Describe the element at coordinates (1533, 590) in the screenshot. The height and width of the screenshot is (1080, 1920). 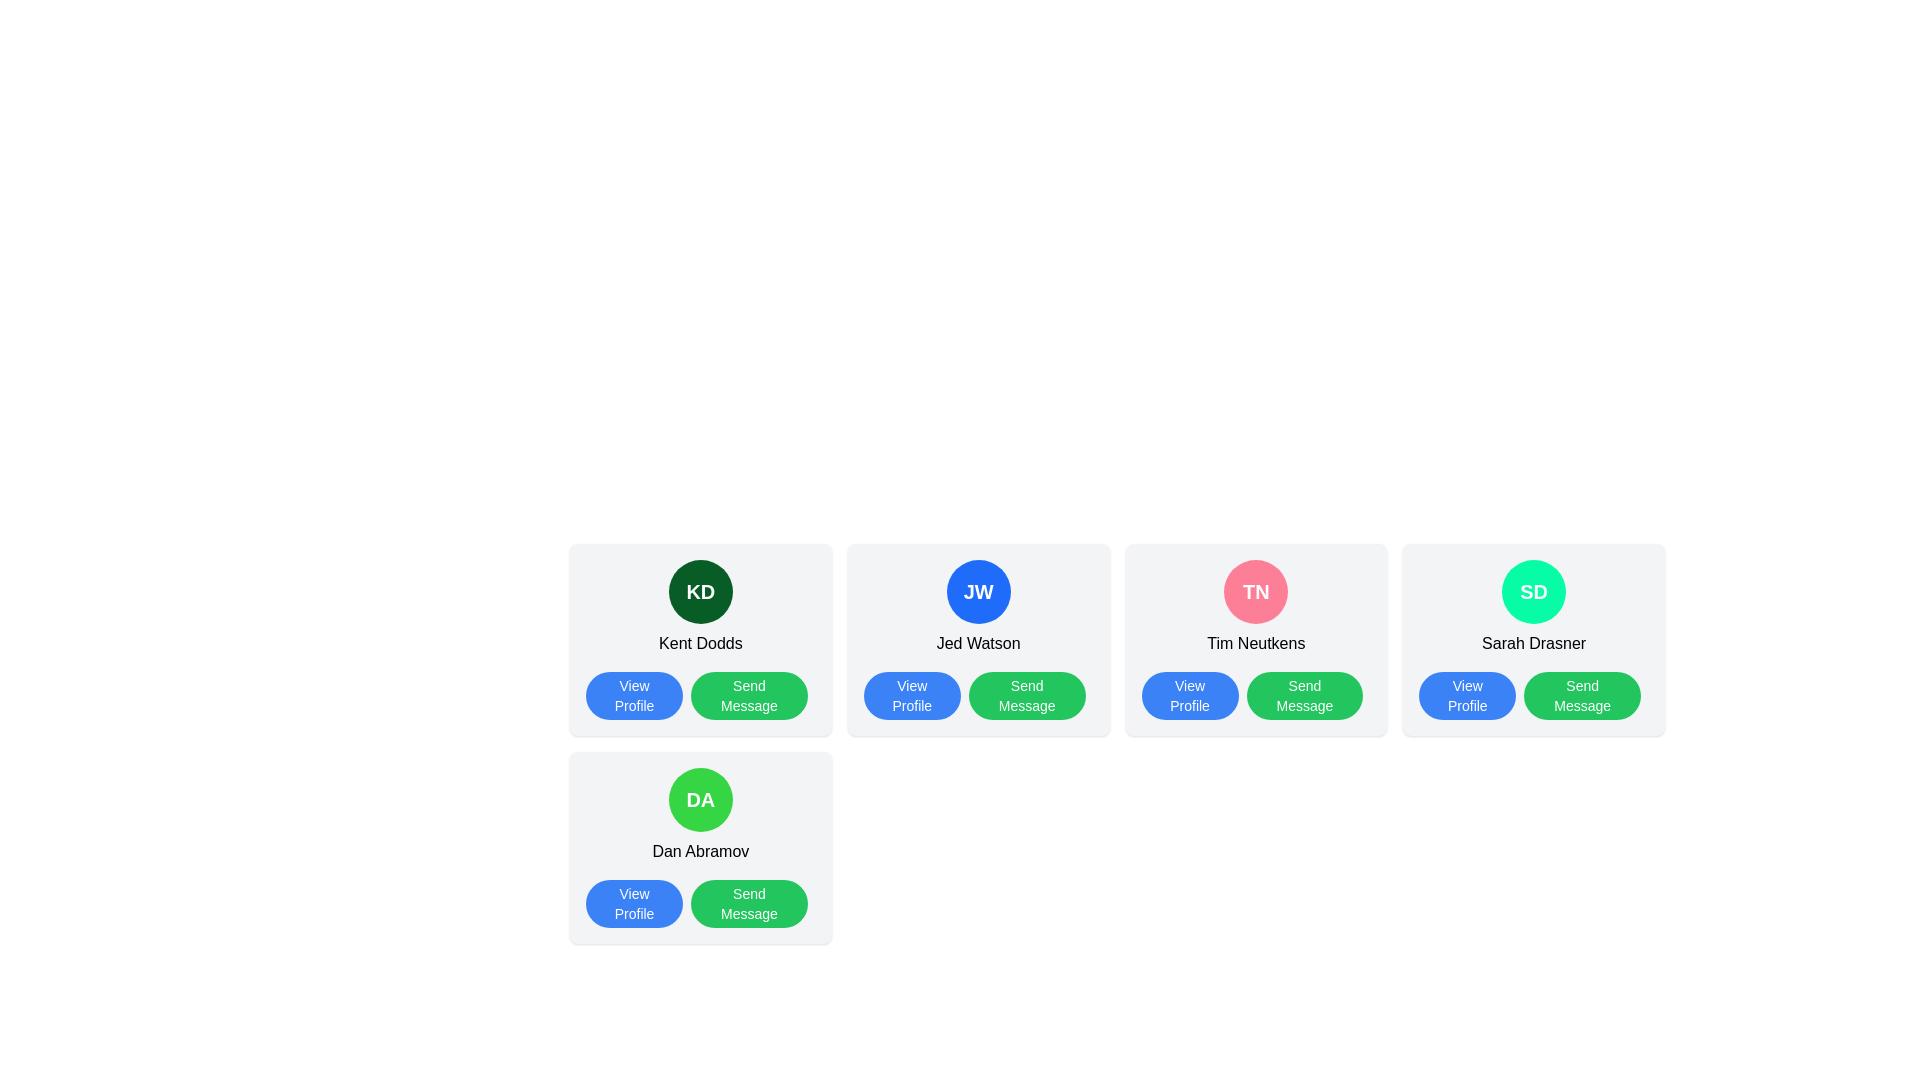
I see `the user avatar icon representing the initials of the user, located at the top center of the rounded white card above the name 'Sarah Drasner'` at that location.